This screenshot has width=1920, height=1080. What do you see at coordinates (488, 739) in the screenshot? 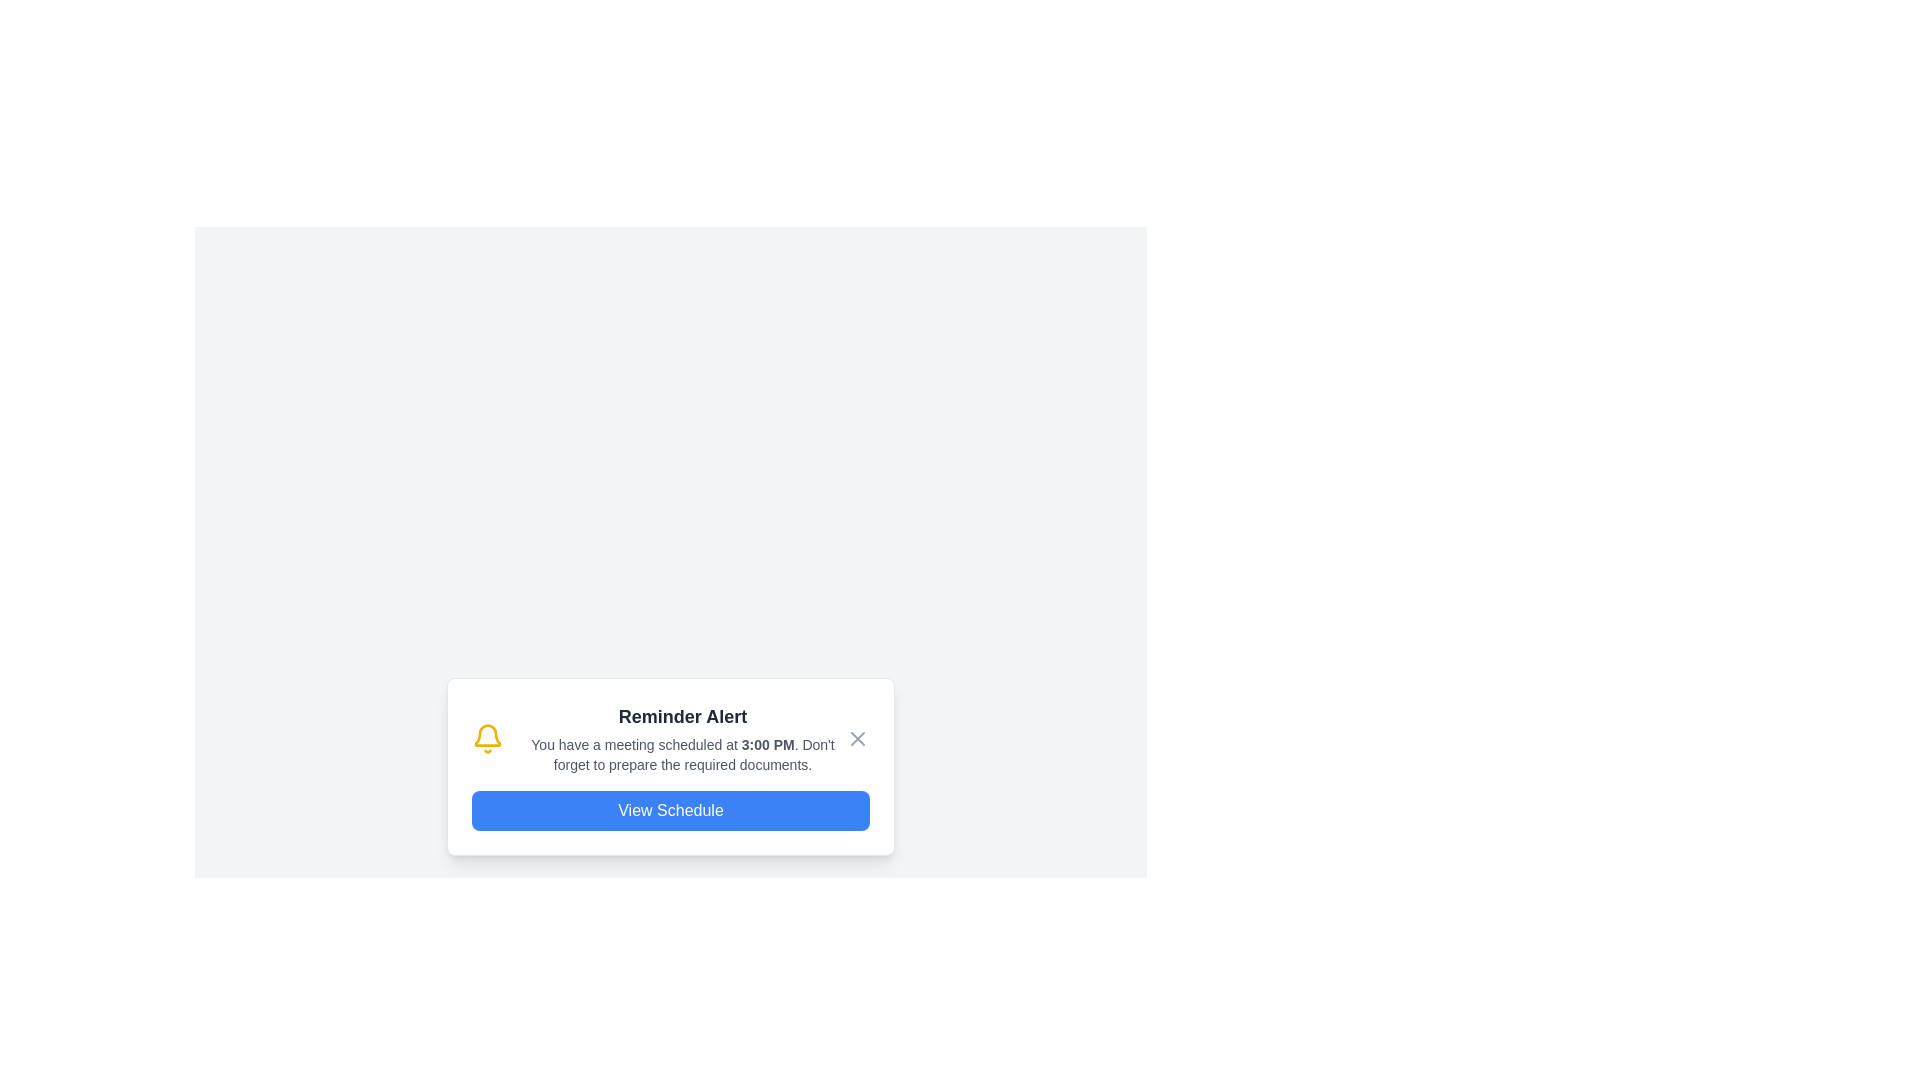
I see `the bell icon, which serves as a visual indicator for notifications, located at the top section of the modal, leftmost side, centered vertically with the 'Reminder Alert' text` at bounding box center [488, 739].